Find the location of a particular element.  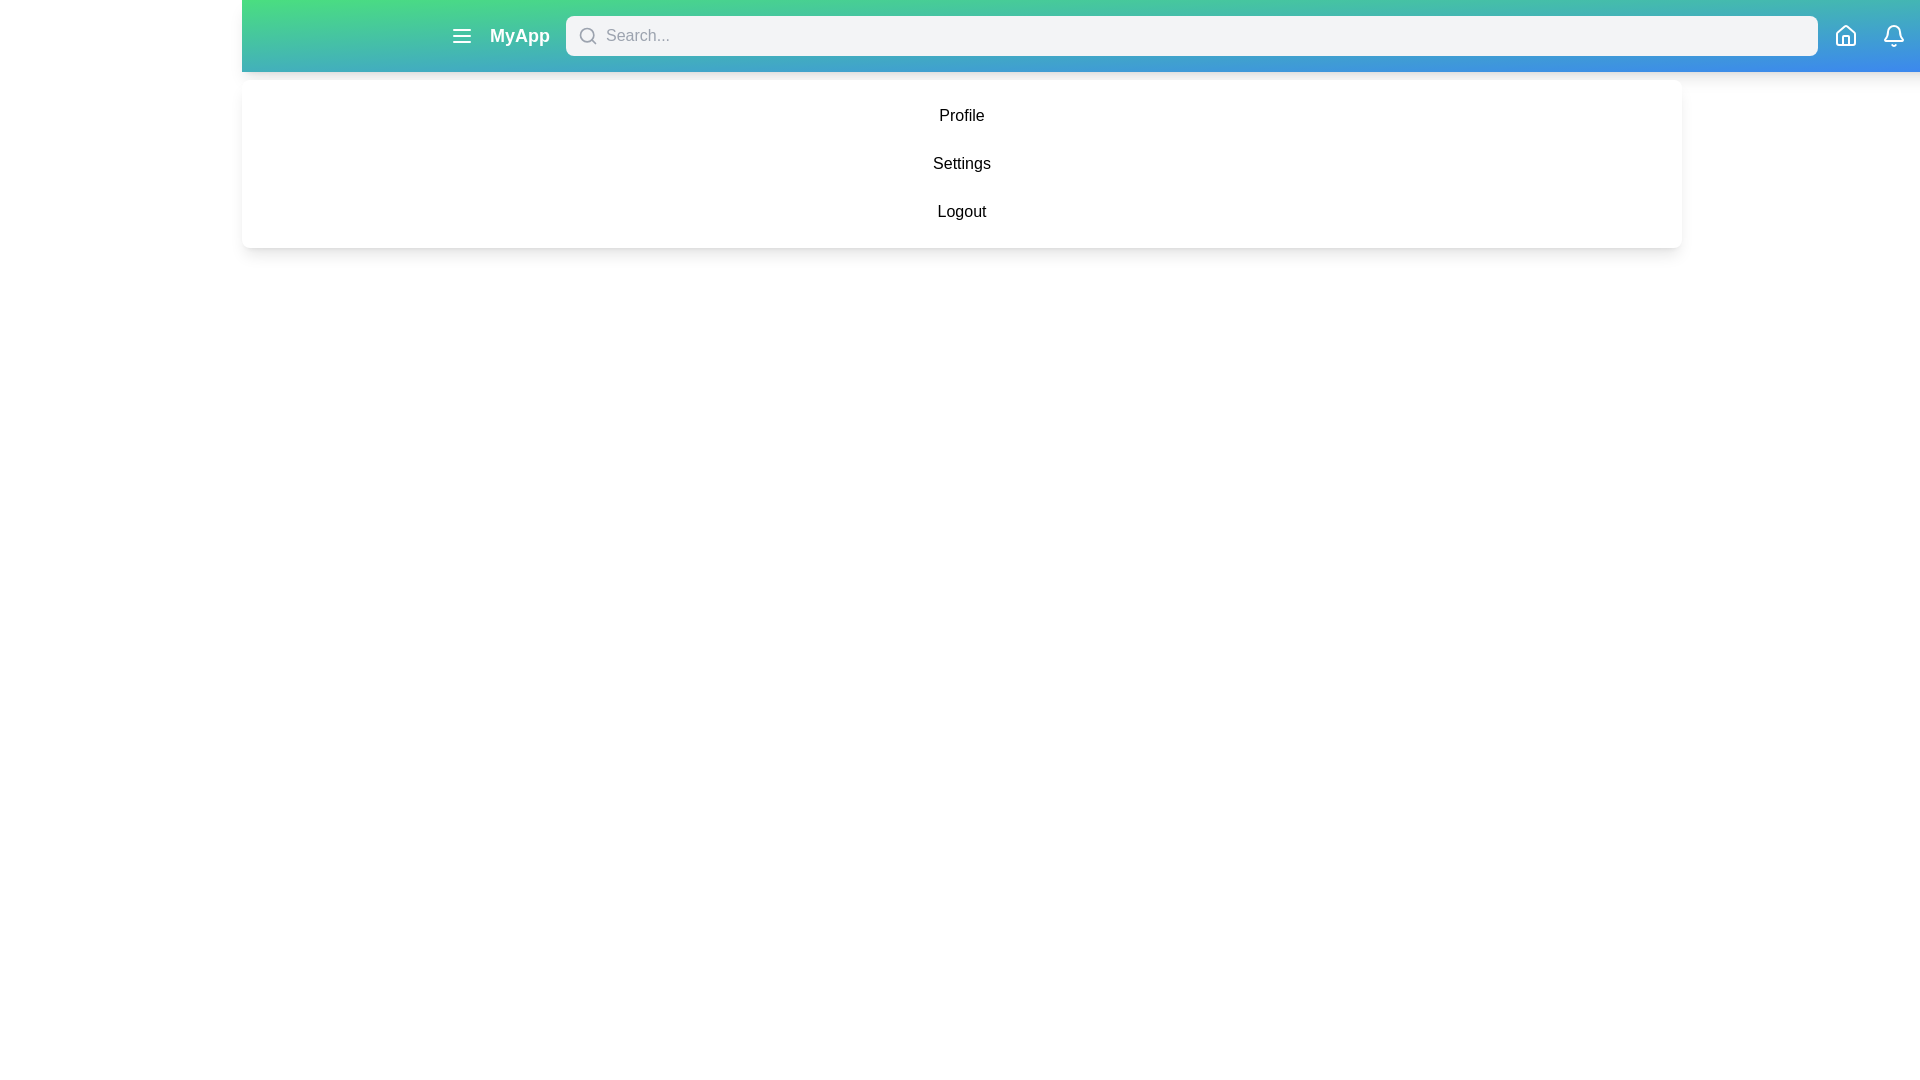

the static text label 'MyApp' which serves as an identifier for the application, positioned in the header between the menu icon and the search bar is located at coordinates (519, 35).